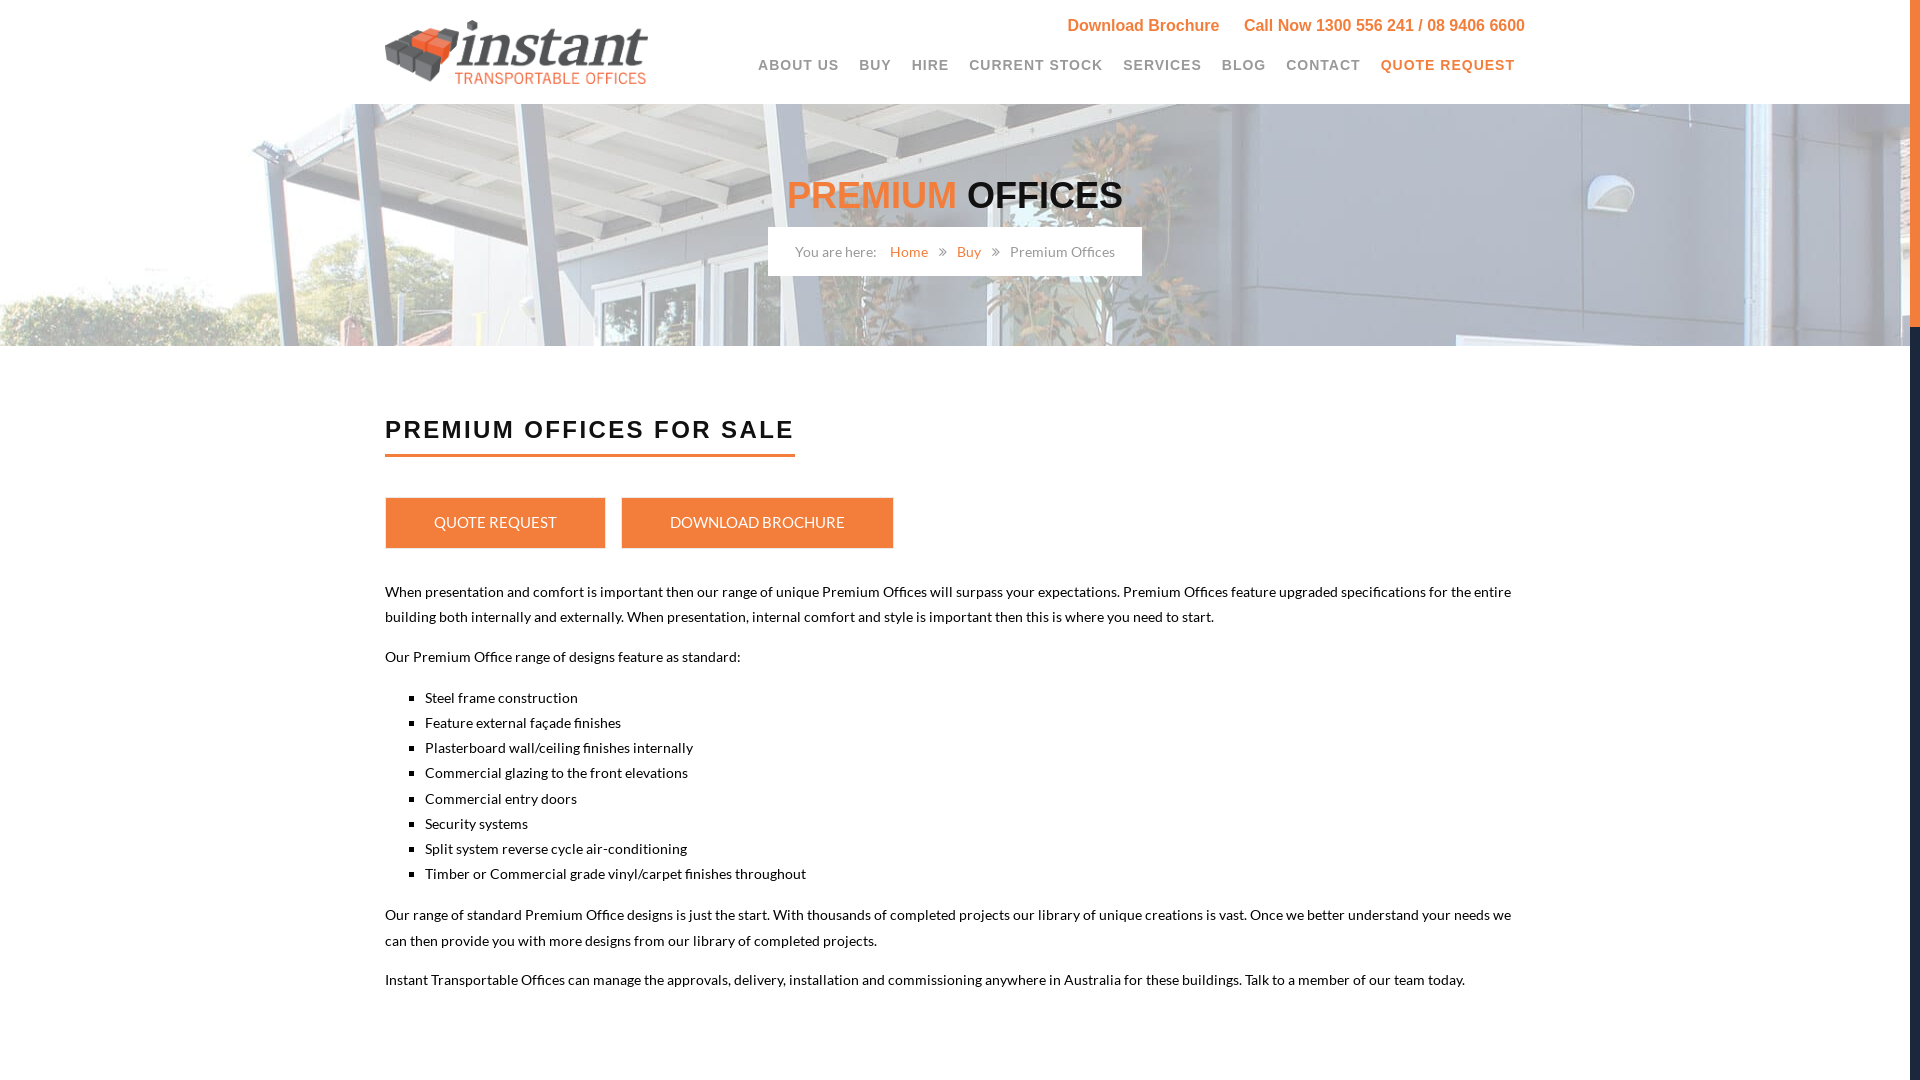 The height and width of the screenshot is (1080, 1920). What do you see at coordinates (1370, 64) in the screenshot?
I see `'QUOTE REQUEST'` at bounding box center [1370, 64].